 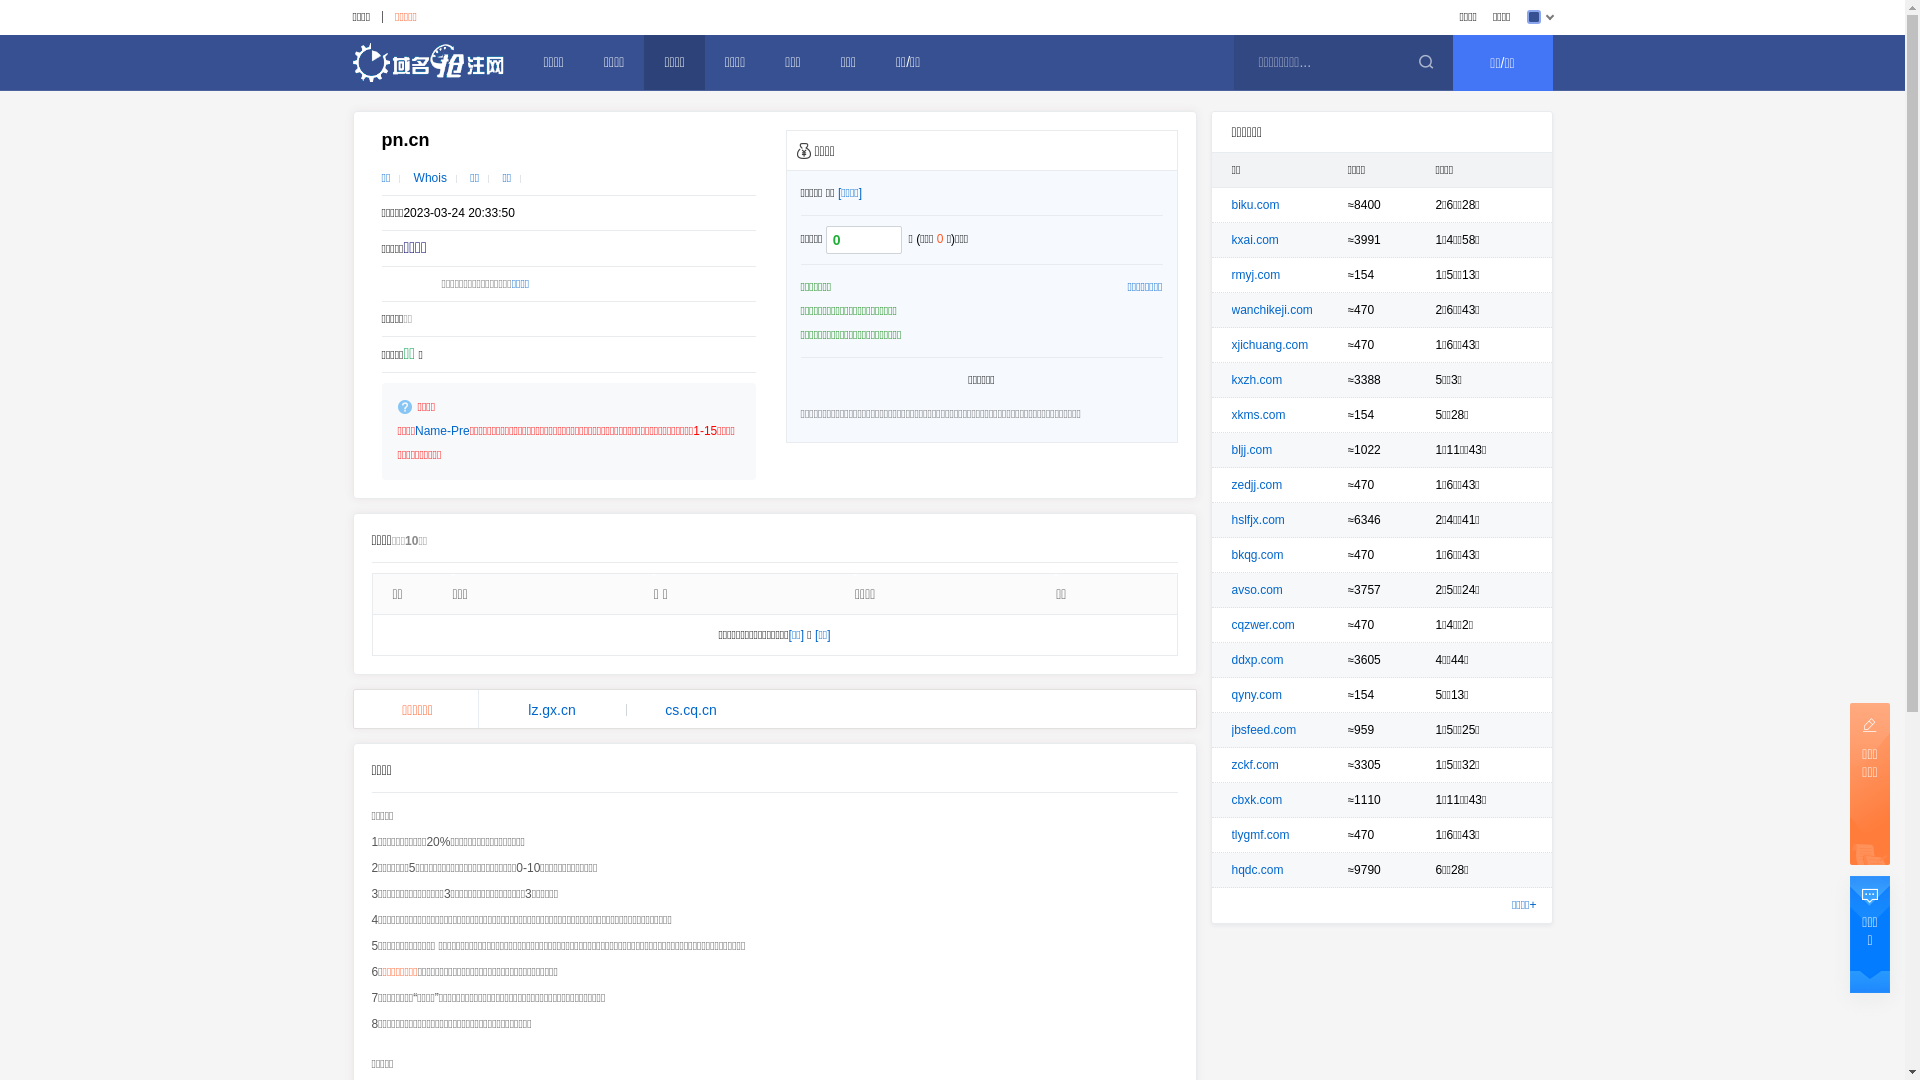 What do you see at coordinates (1256, 380) in the screenshot?
I see `'kxzh.com'` at bounding box center [1256, 380].